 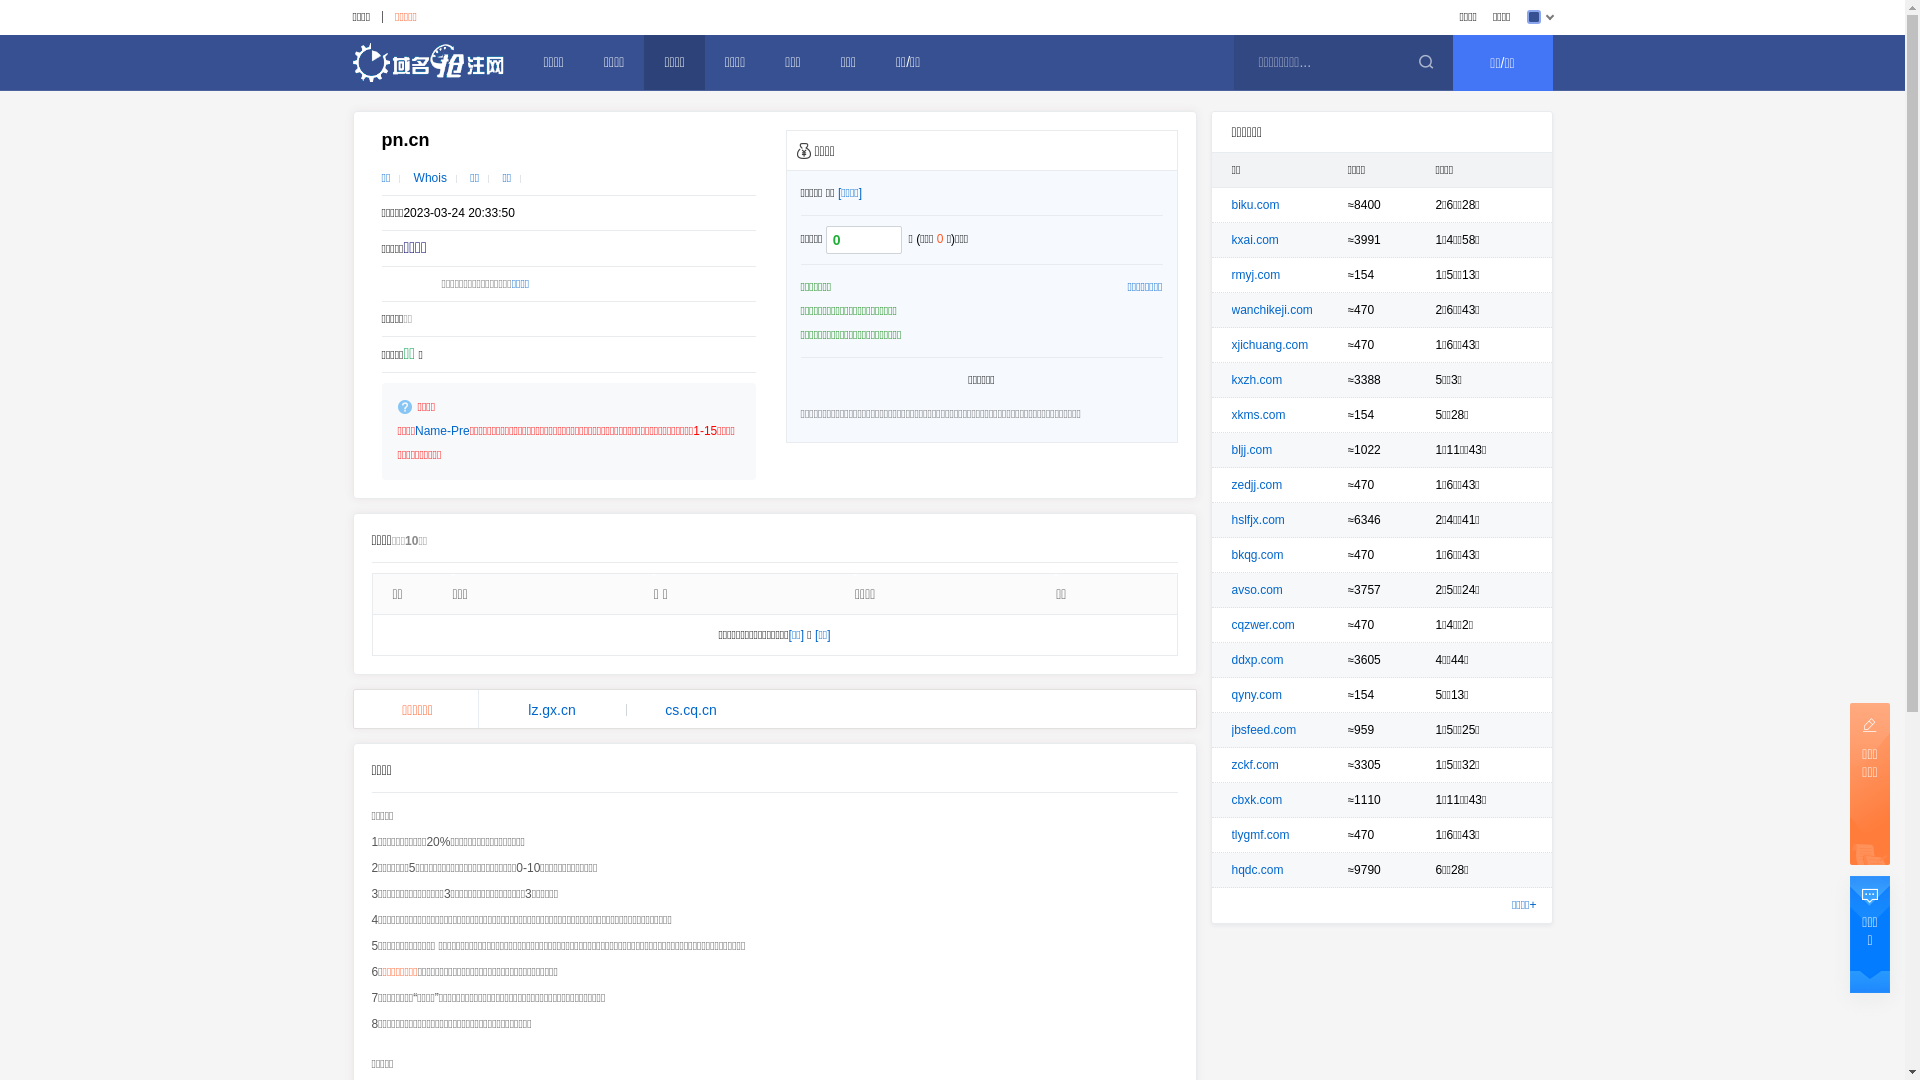 What do you see at coordinates (1256, 380) in the screenshot?
I see `'kxzh.com'` at bounding box center [1256, 380].